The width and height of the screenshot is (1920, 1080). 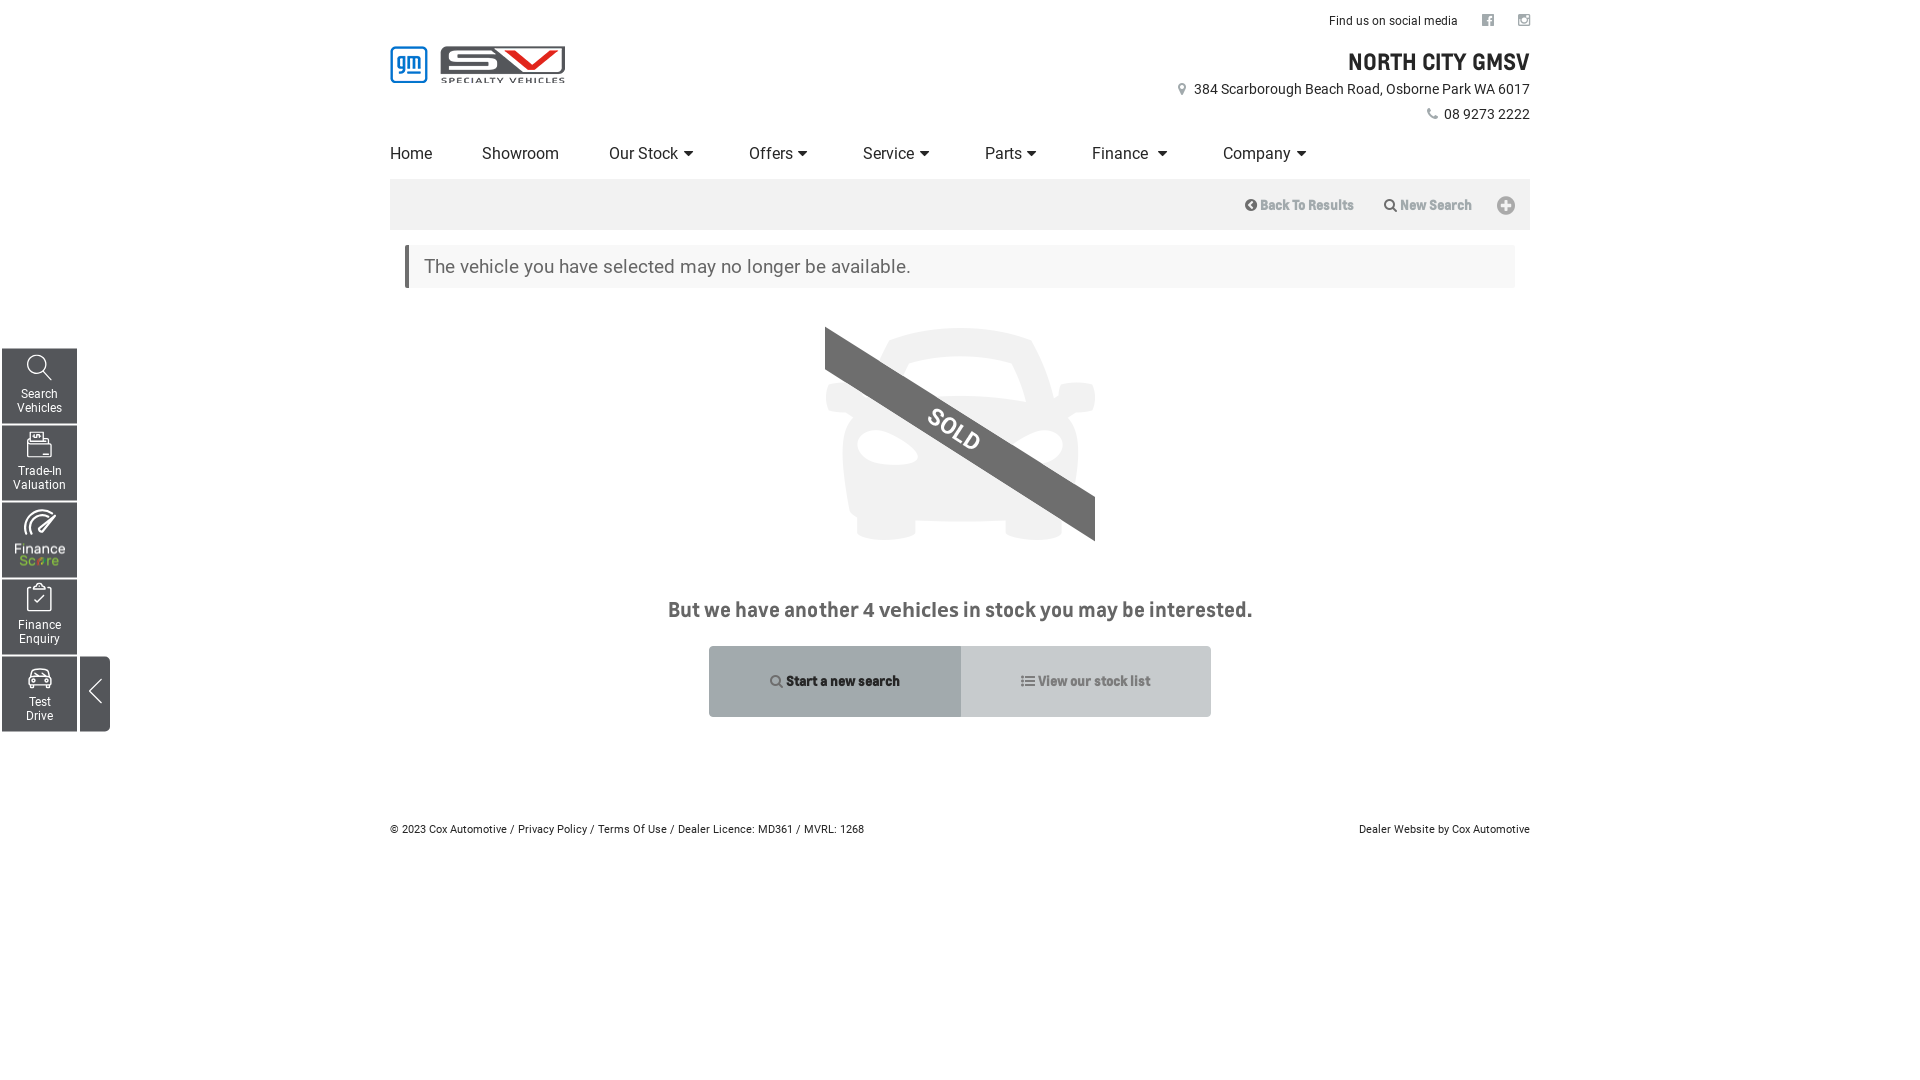 What do you see at coordinates (897, 153) in the screenshot?
I see `'Service'` at bounding box center [897, 153].